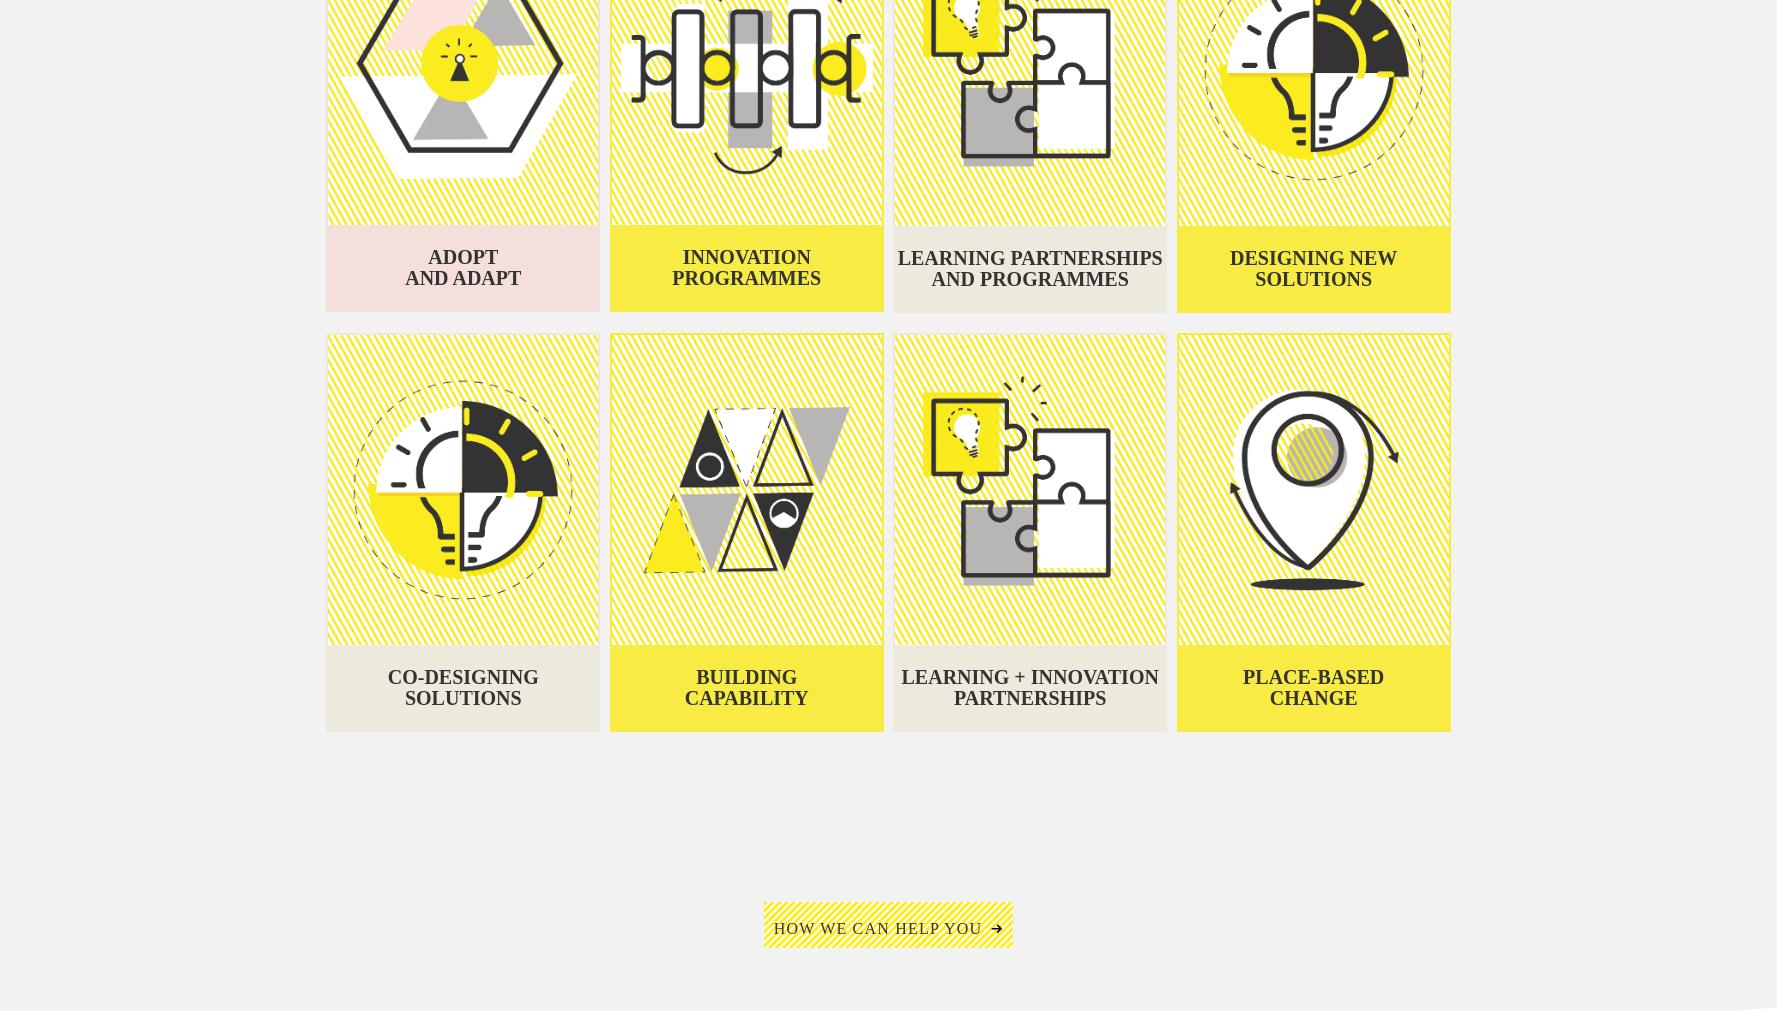  What do you see at coordinates (461, 696) in the screenshot?
I see `'solutions'` at bounding box center [461, 696].